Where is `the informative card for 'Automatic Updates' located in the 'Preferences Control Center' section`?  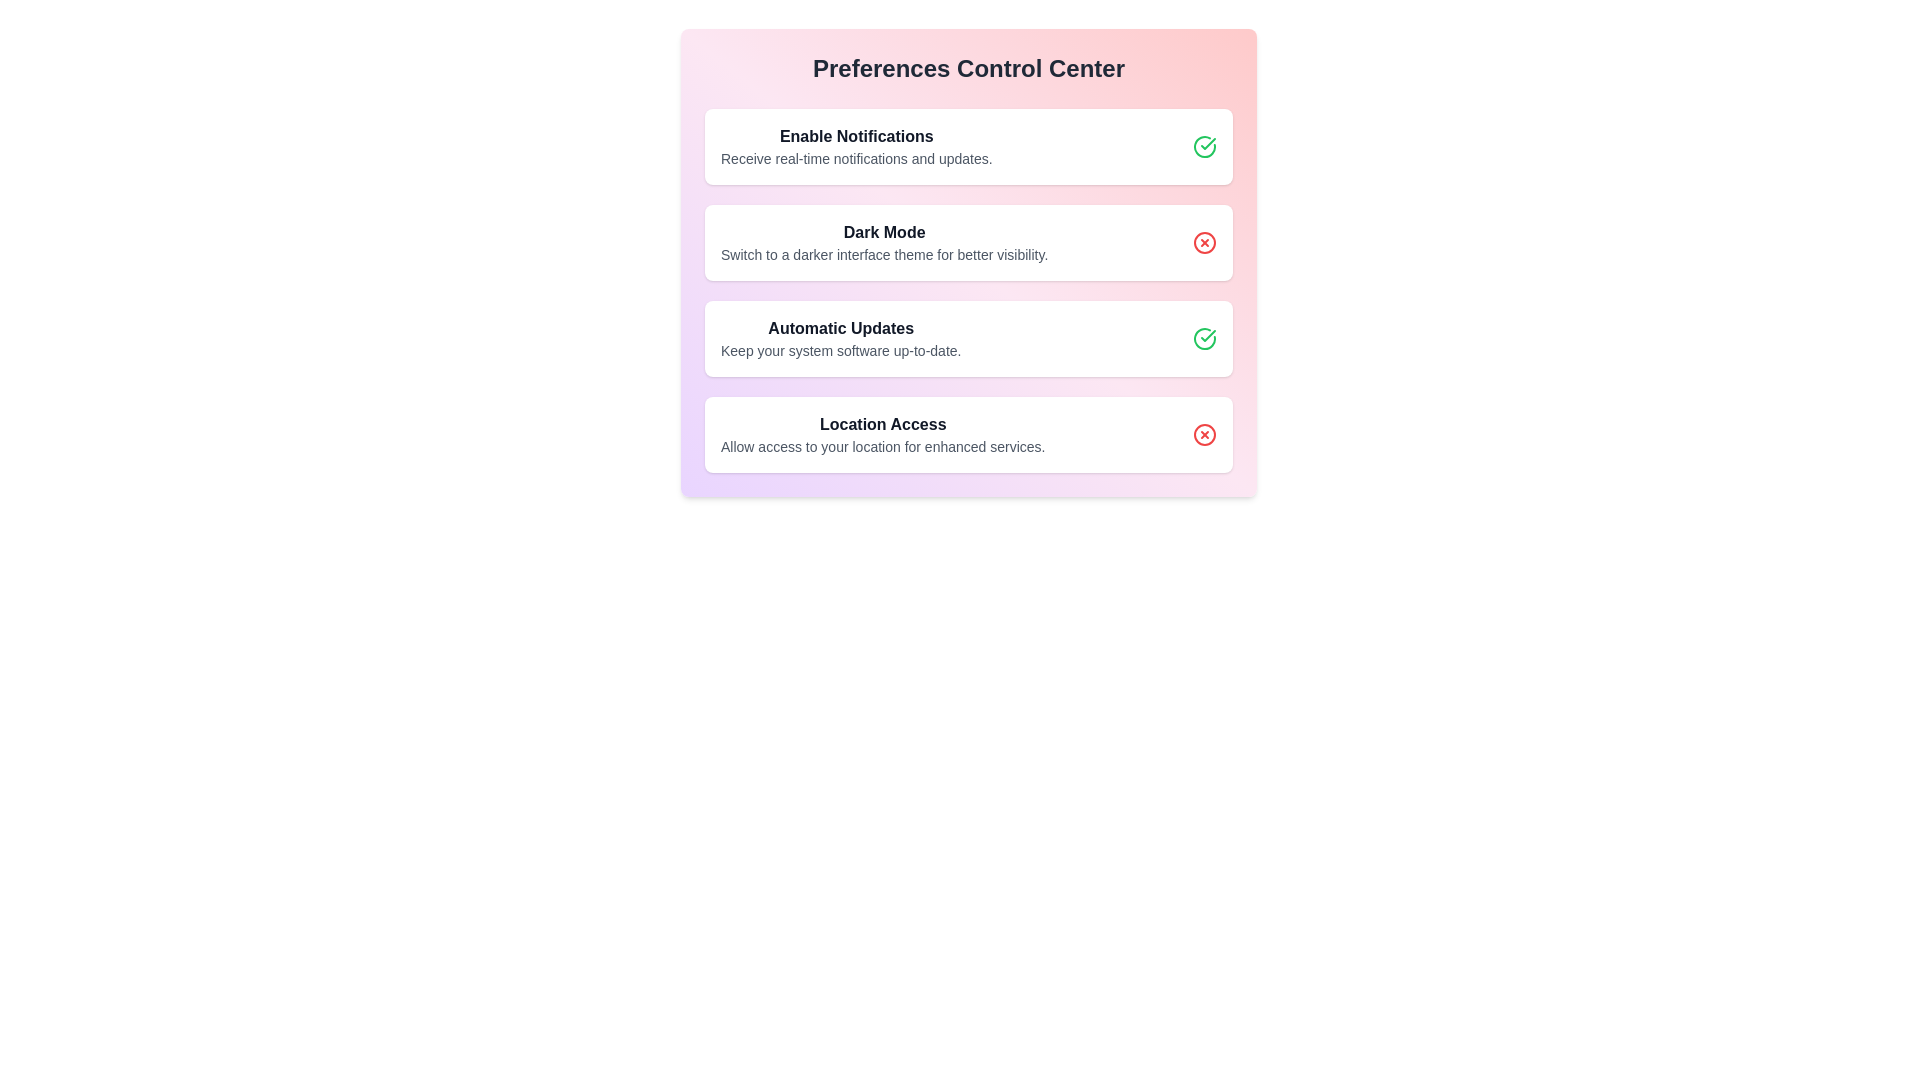 the informative card for 'Automatic Updates' located in the 'Preferences Control Center' section is located at coordinates (969, 338).